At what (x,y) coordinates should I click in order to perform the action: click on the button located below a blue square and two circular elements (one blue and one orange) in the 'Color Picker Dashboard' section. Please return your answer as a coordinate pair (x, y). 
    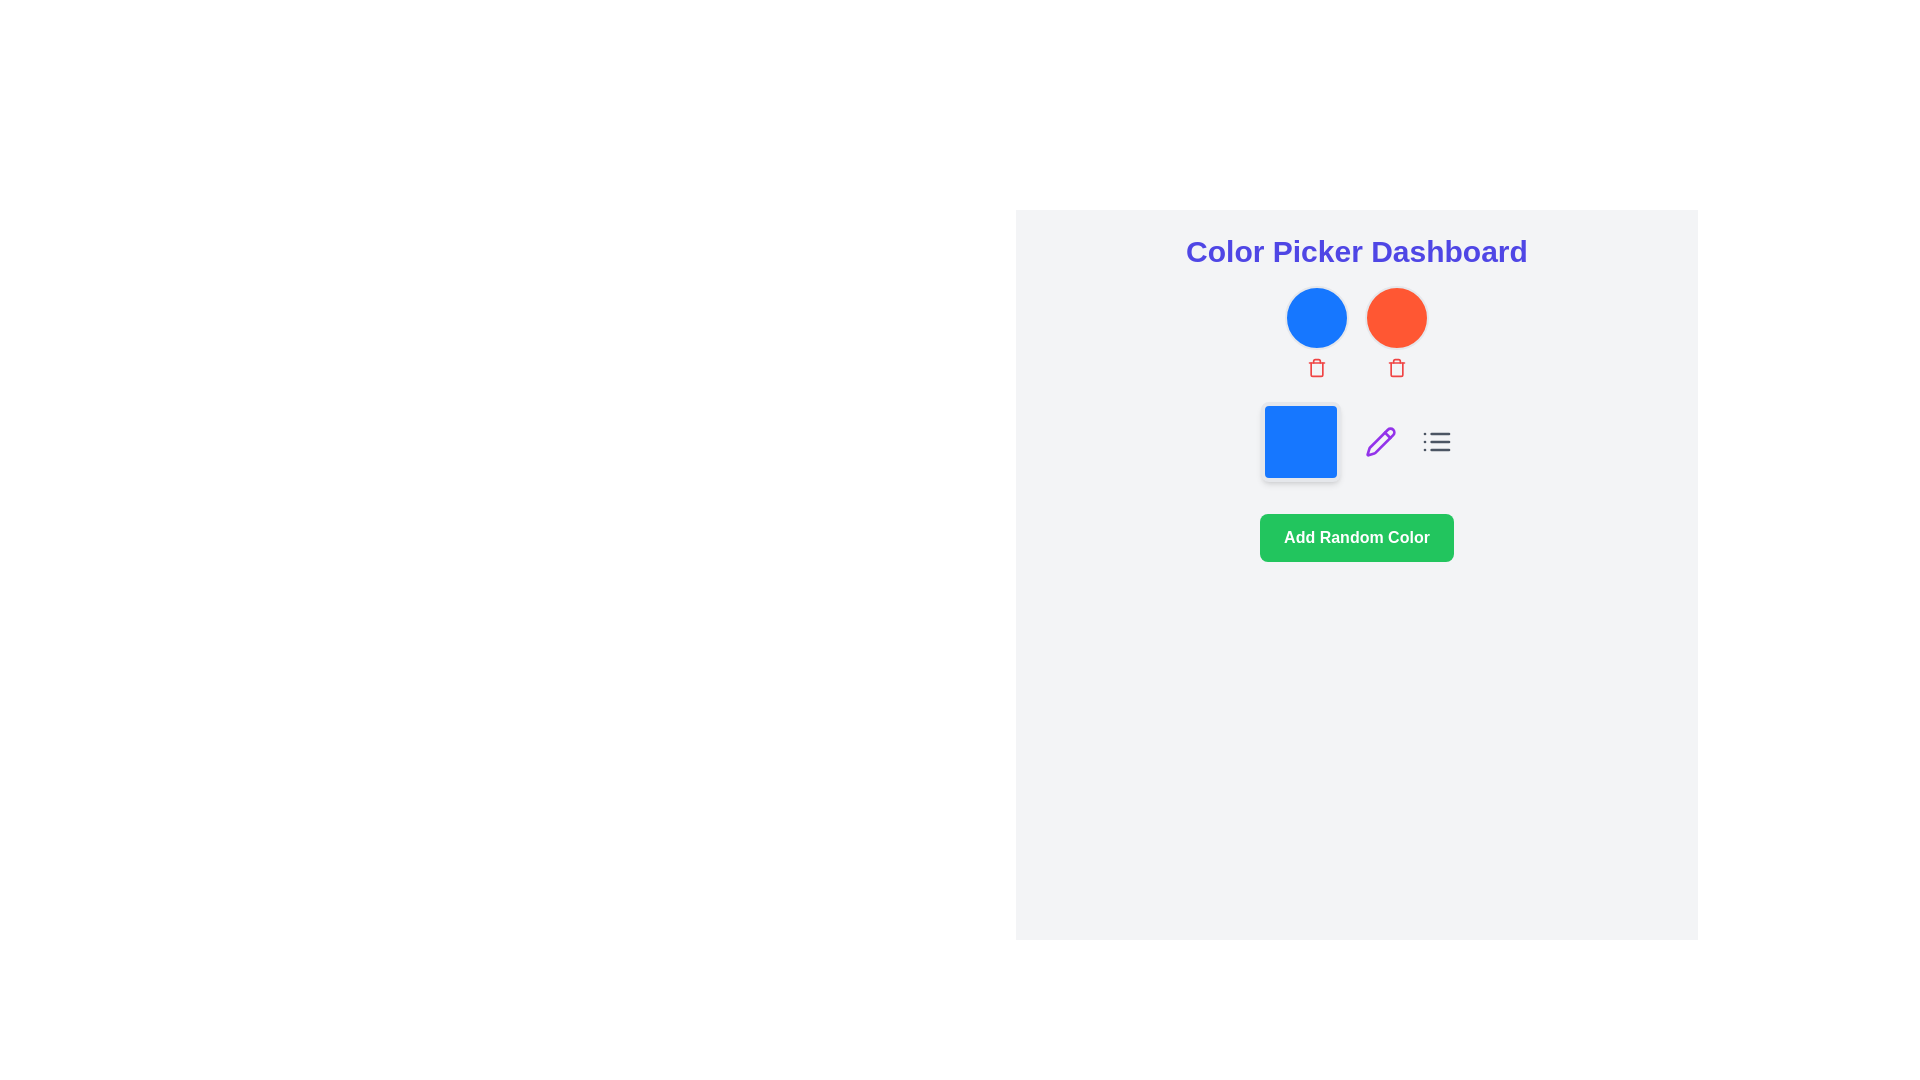
    Looking at the image, I should click on (1357, 536).